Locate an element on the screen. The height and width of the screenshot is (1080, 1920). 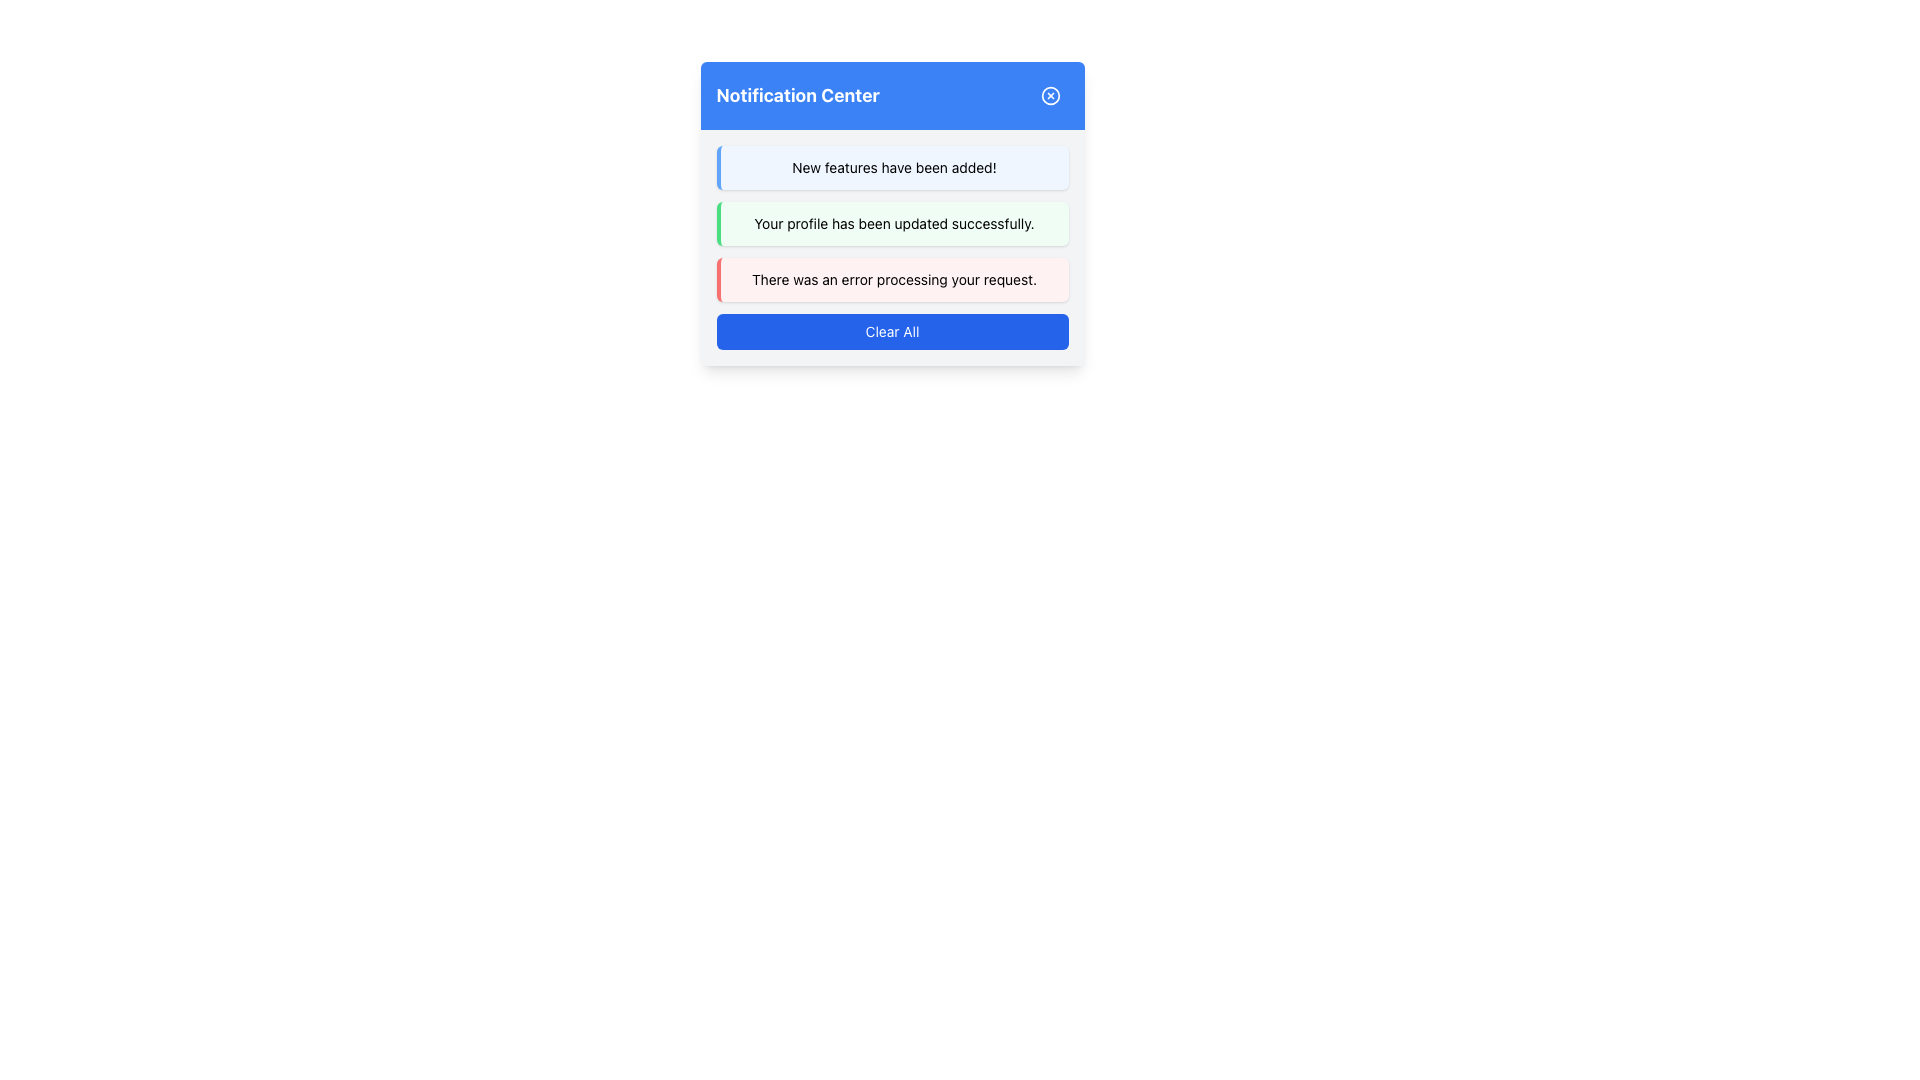
first notification message stating 'New features have been added!' located inside the rounded notification box with a blue left border in the Notification Center is located at coordinates (893, 167).